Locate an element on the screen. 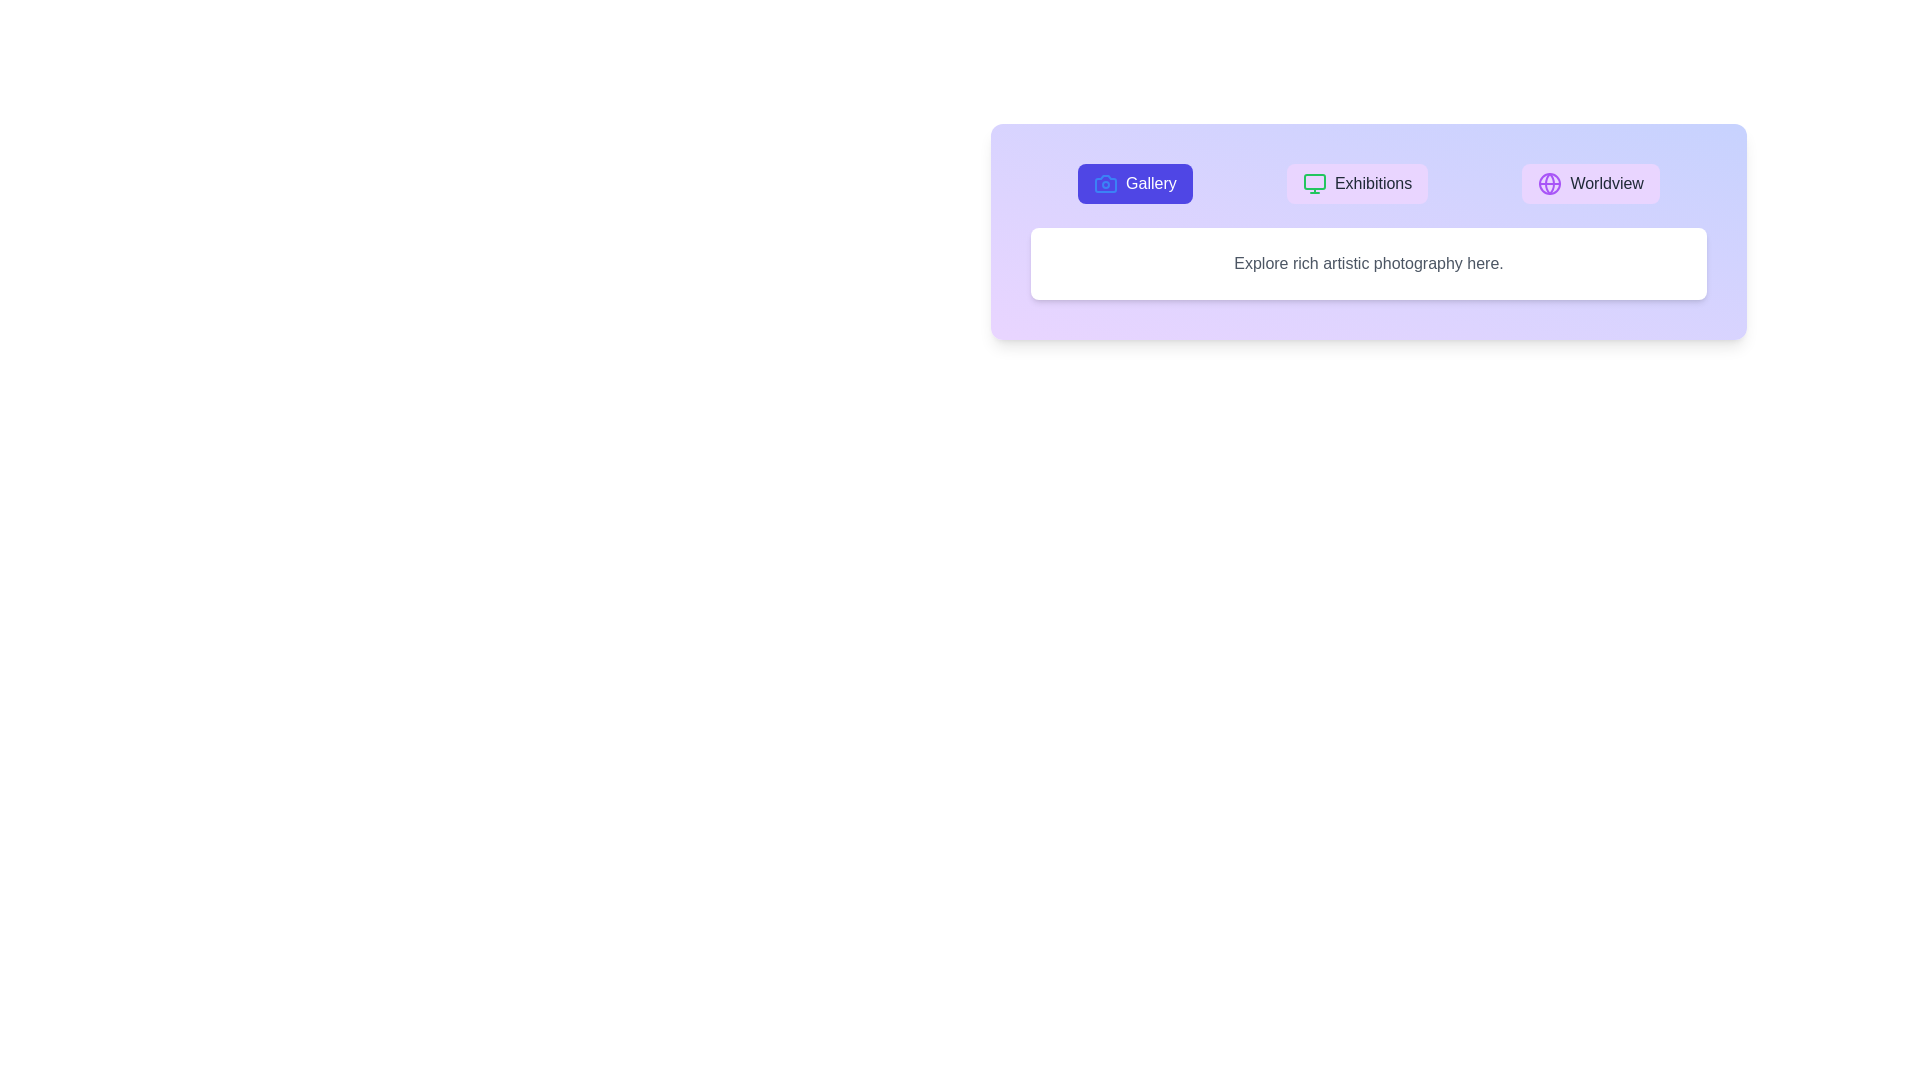 The image size is (1920, 1080). the Exhibitions tab by clicking on the corresponding button is located at coordinates (1357, 184).